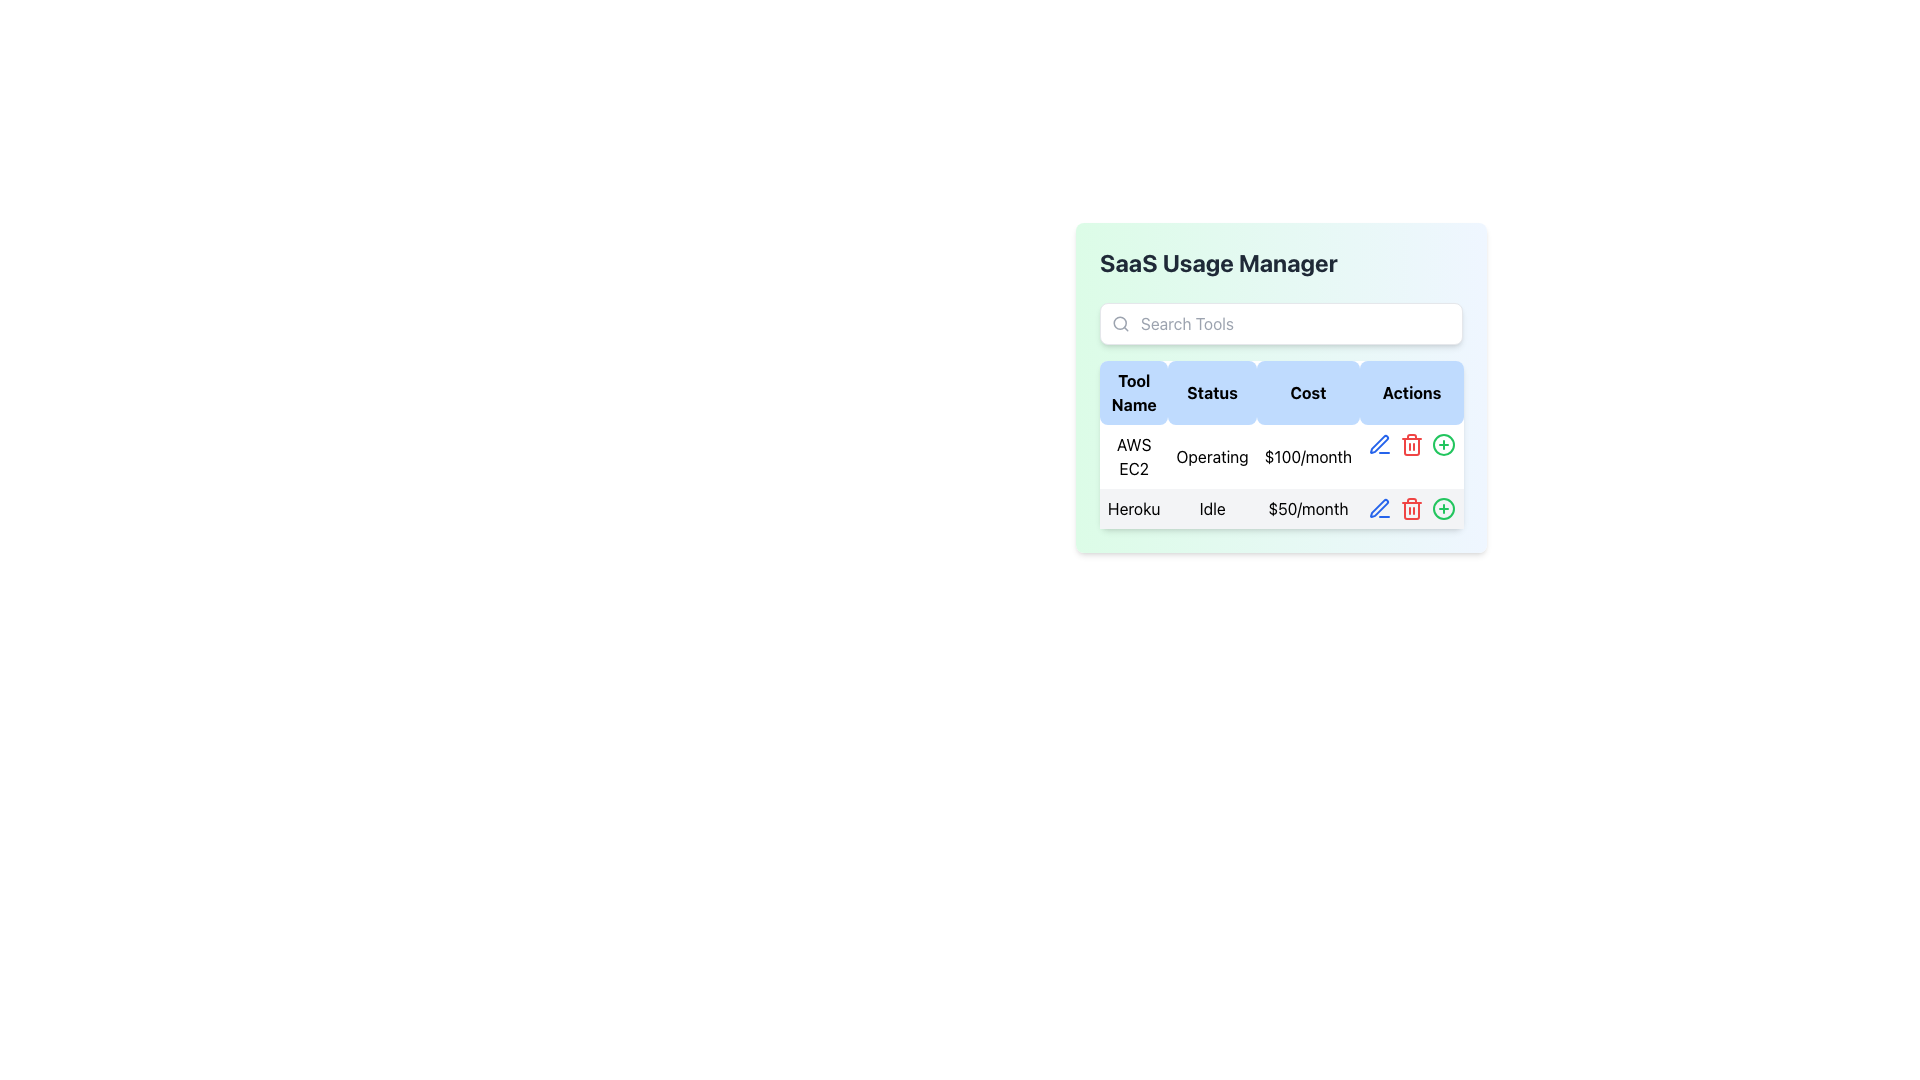  I want to click on the SVG shape component that visually represents the magnifying glass icon for search functionality, located at the top-left portion of the search bar interface, so click(1120, 322).